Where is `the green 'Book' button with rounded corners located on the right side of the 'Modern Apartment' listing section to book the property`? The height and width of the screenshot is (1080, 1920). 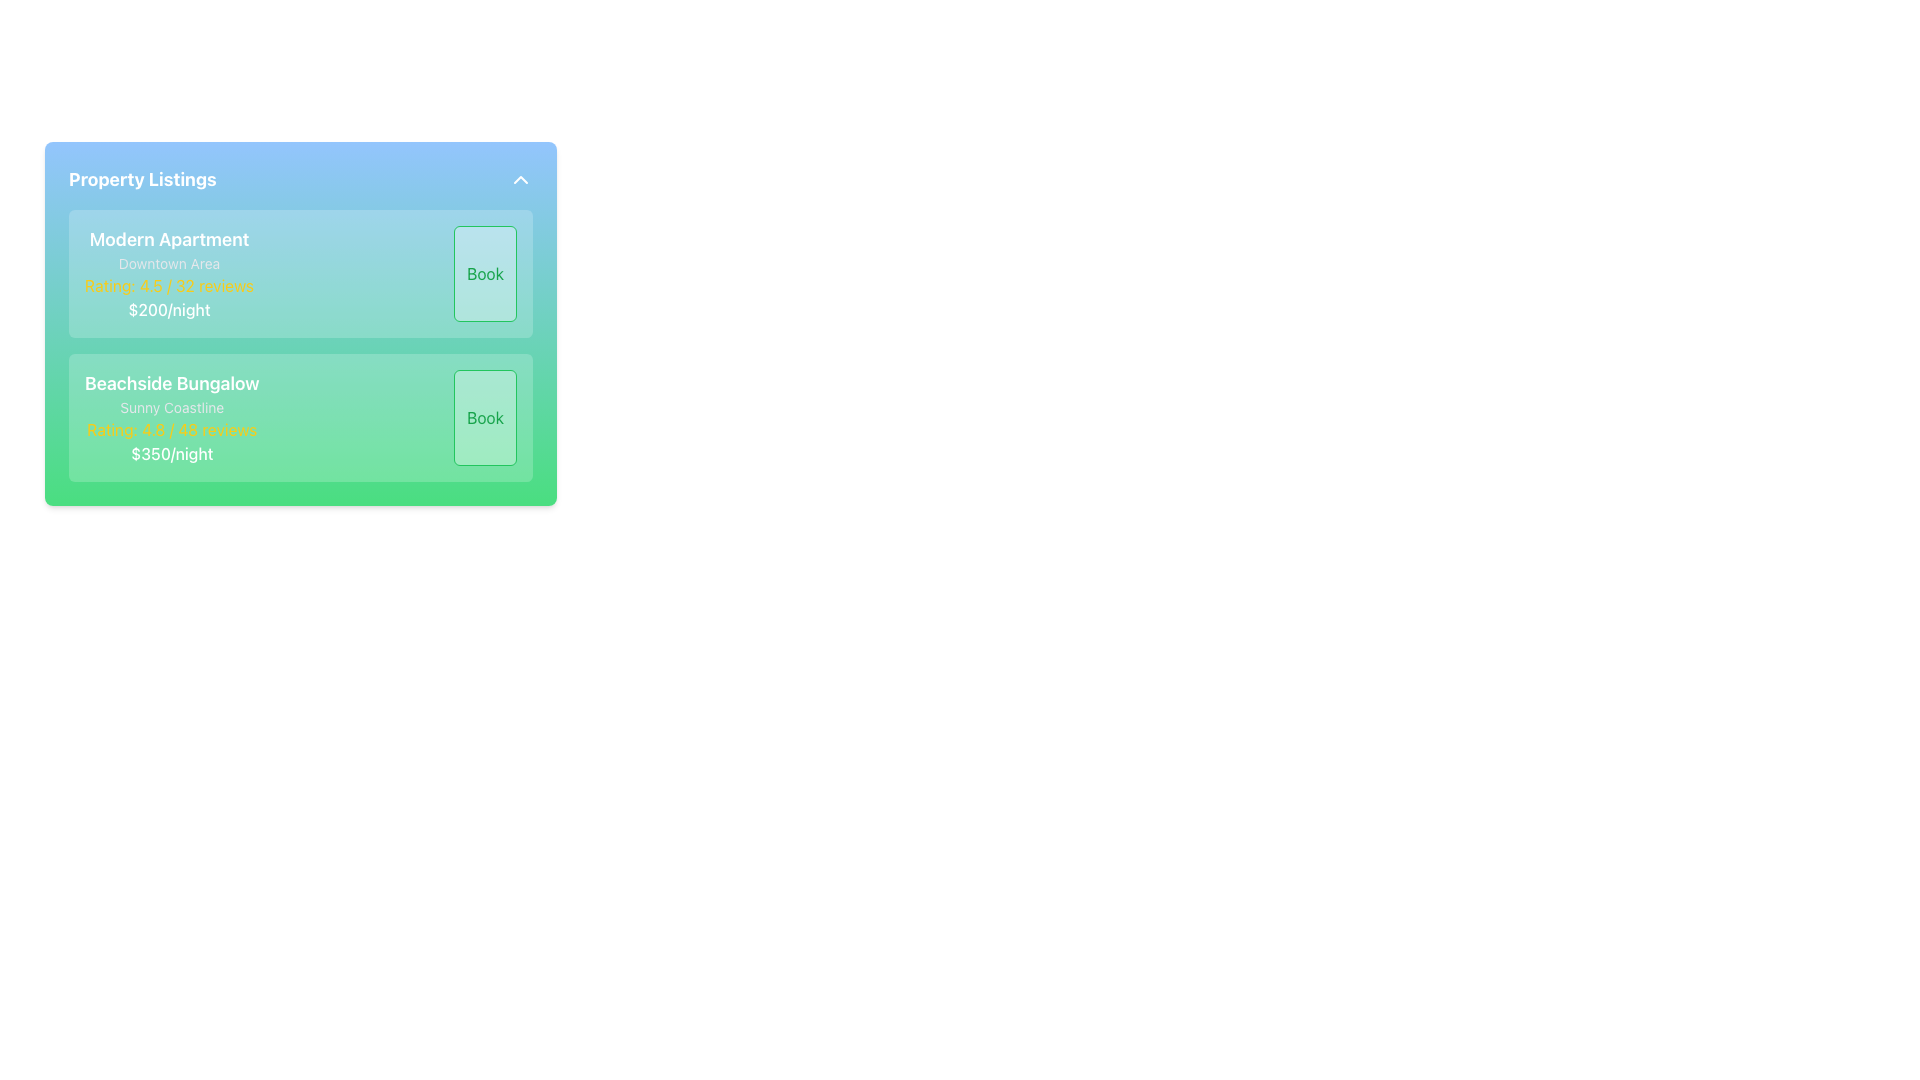
the green 'Book' button with rounded corners located on the right side of the 'Modern Apartment' listing section to book the property is located at coordinates (485, 273).